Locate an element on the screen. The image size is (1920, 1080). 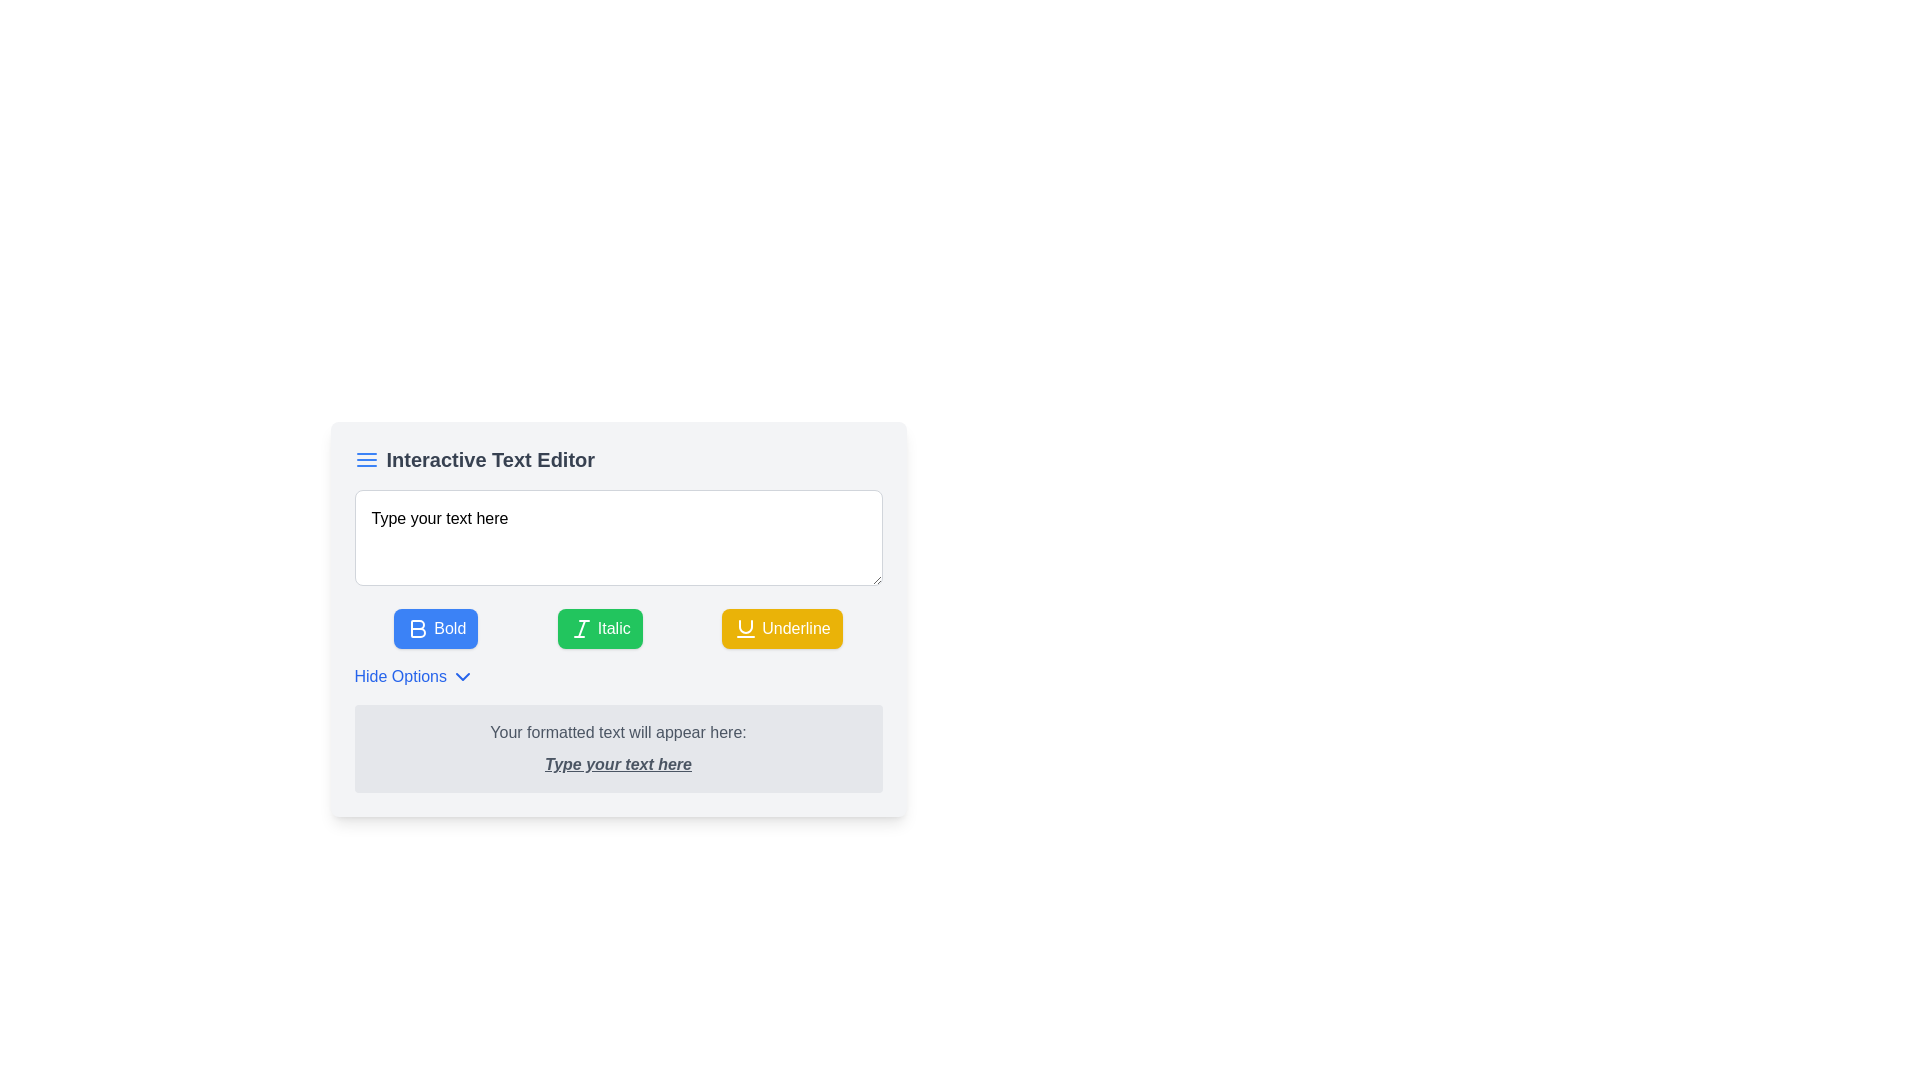
the green 'Italic' button located centrally between the 'Bold' and 'Underline' buttons is located at coordinates (617, 618).